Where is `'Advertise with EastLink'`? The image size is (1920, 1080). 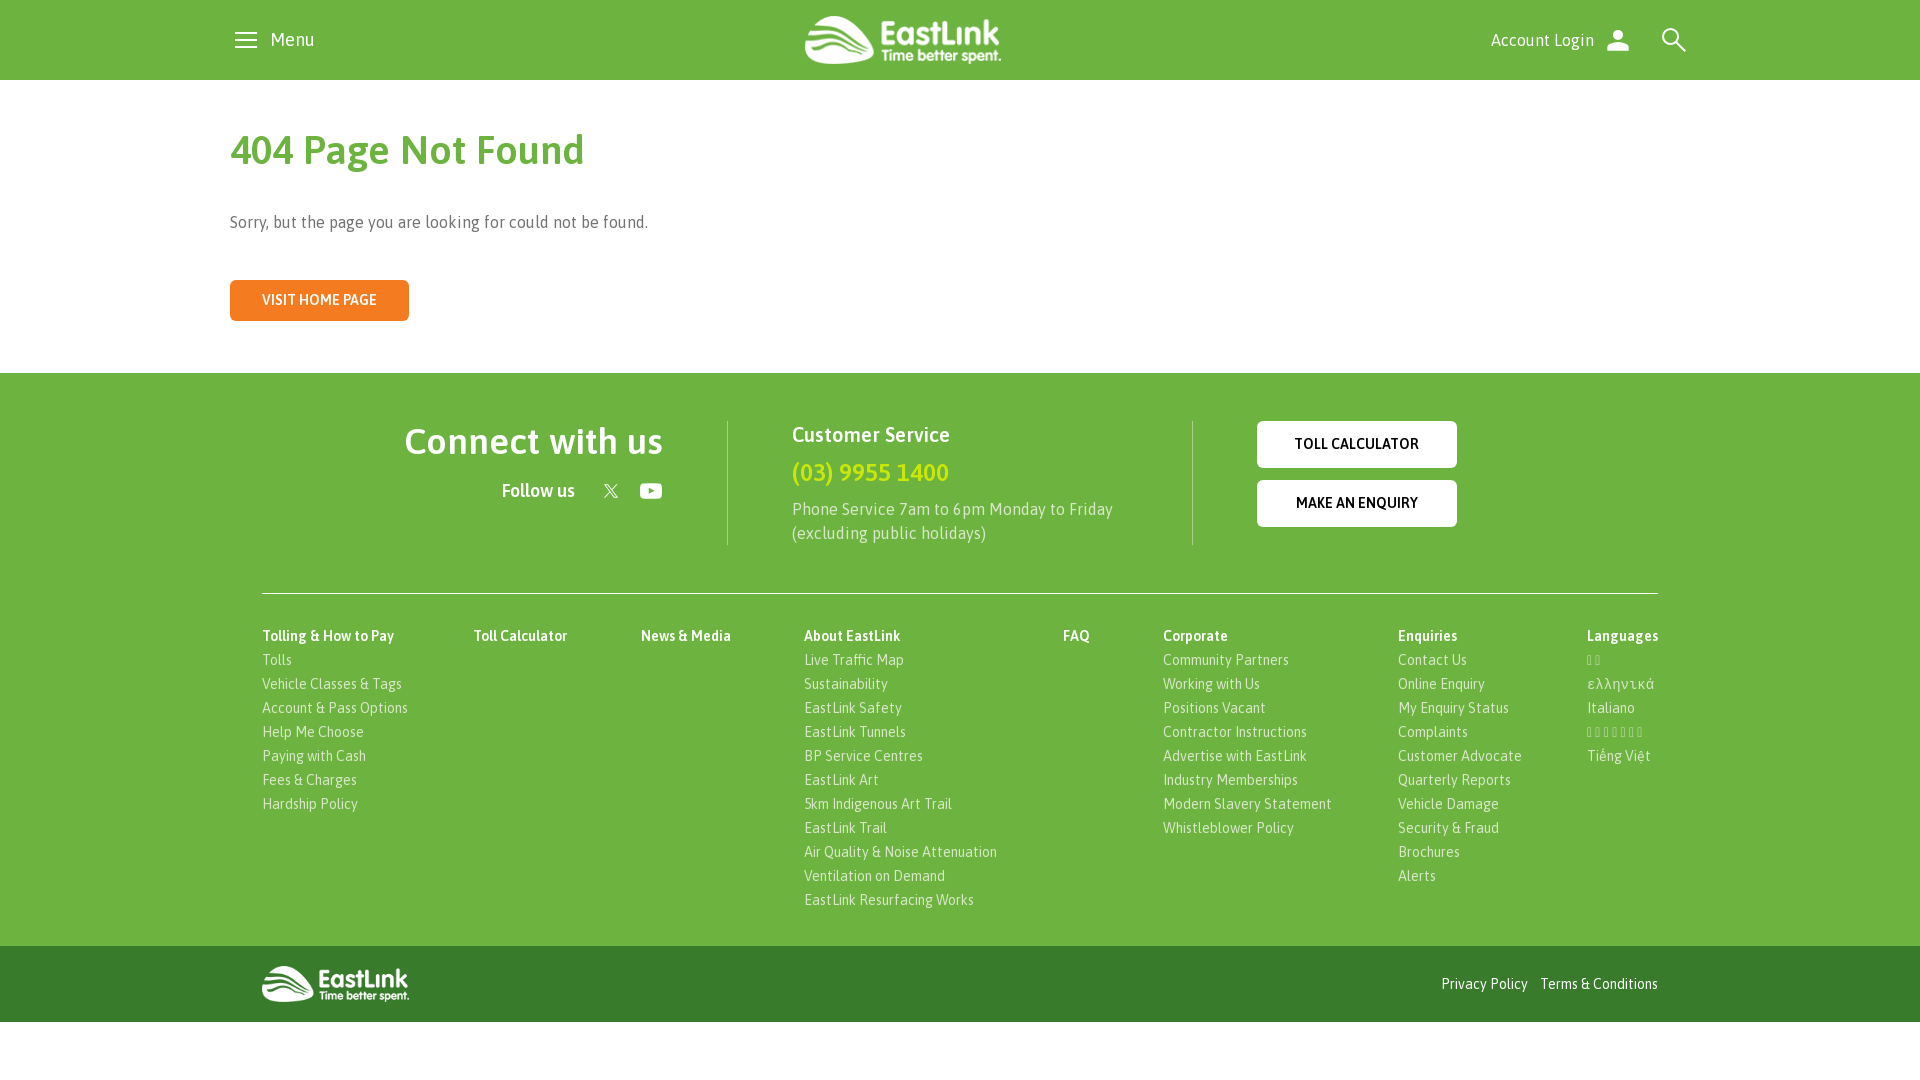 'Advertise with EastLink' is located at coordinates (1242, 756).